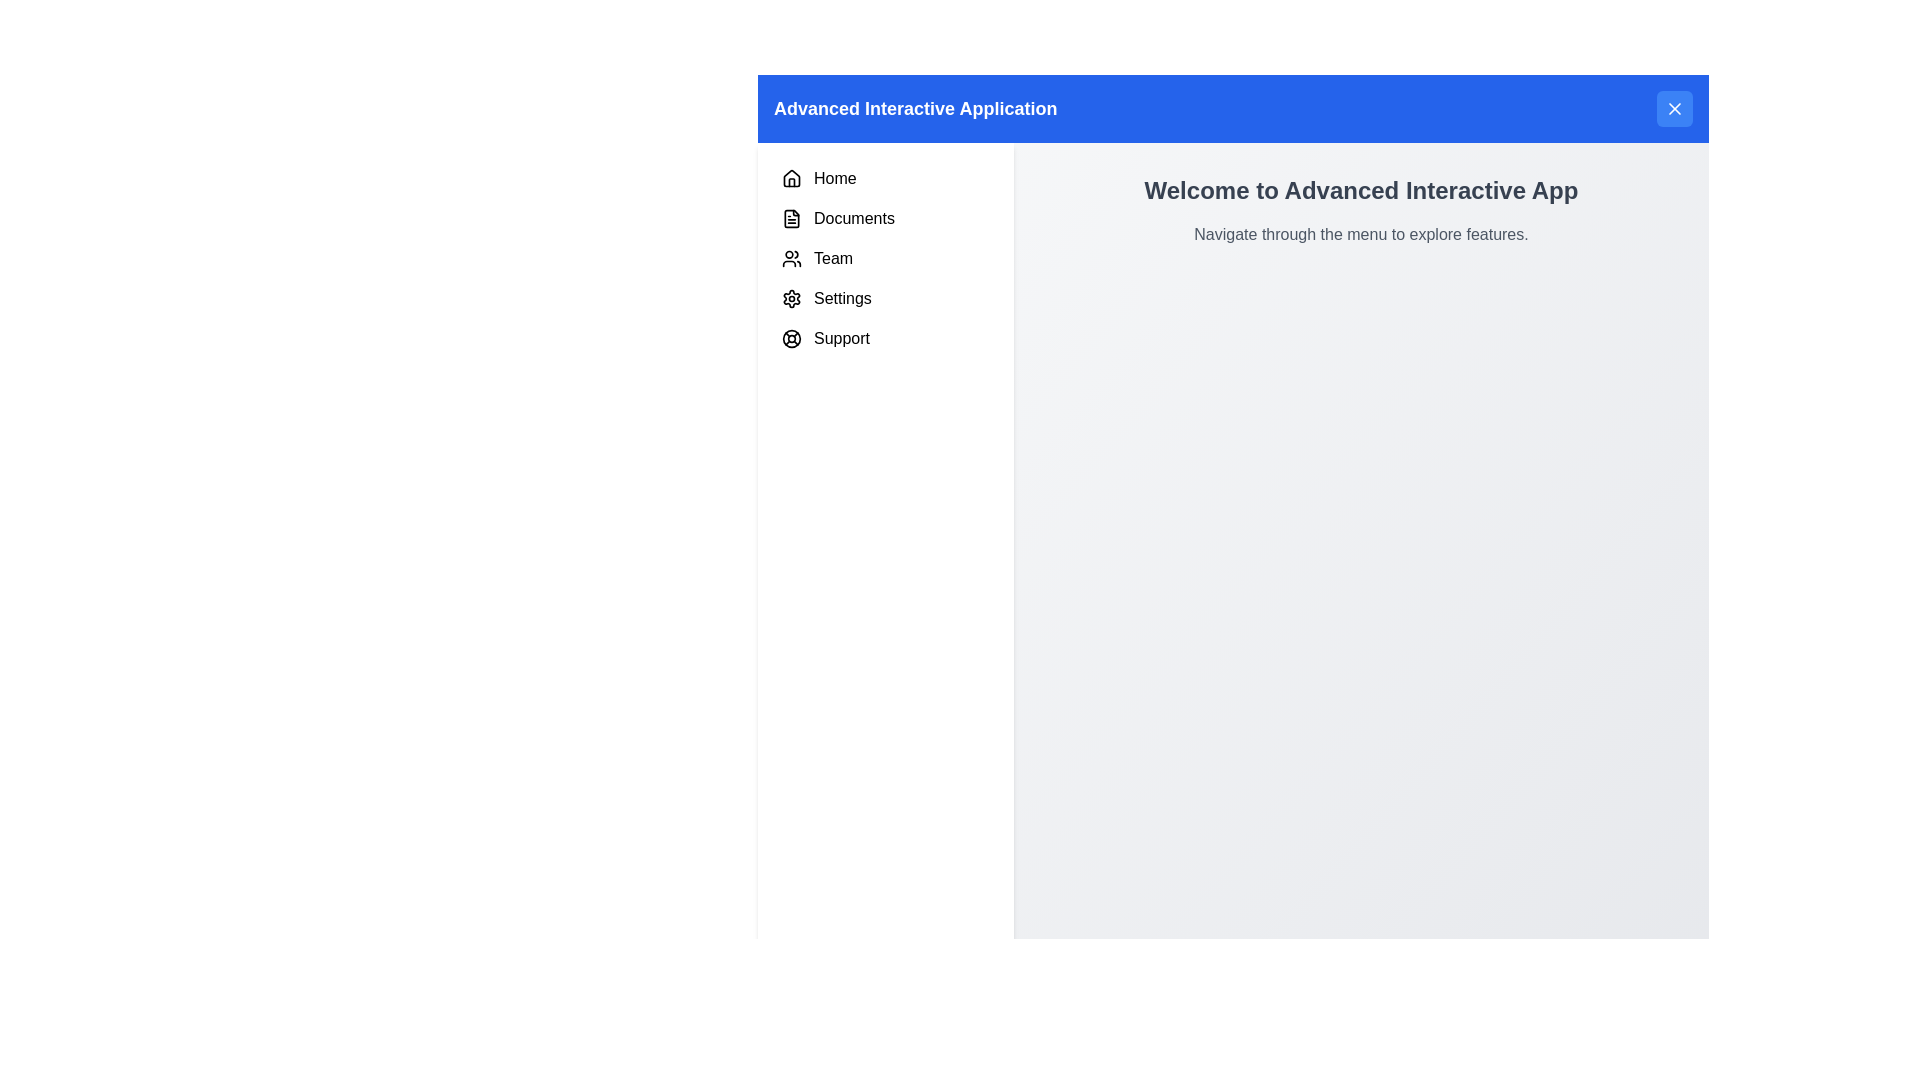 The height and width of the screenshot is (1080, 1920). What do you see at coordinates (885, 299) in the screenshot?
I see `the 'Settings' menu item, which is the fourth item in the vertical list on the left sidebar, located between 'Team' and 'Support'` at bounding box center [885, 299].